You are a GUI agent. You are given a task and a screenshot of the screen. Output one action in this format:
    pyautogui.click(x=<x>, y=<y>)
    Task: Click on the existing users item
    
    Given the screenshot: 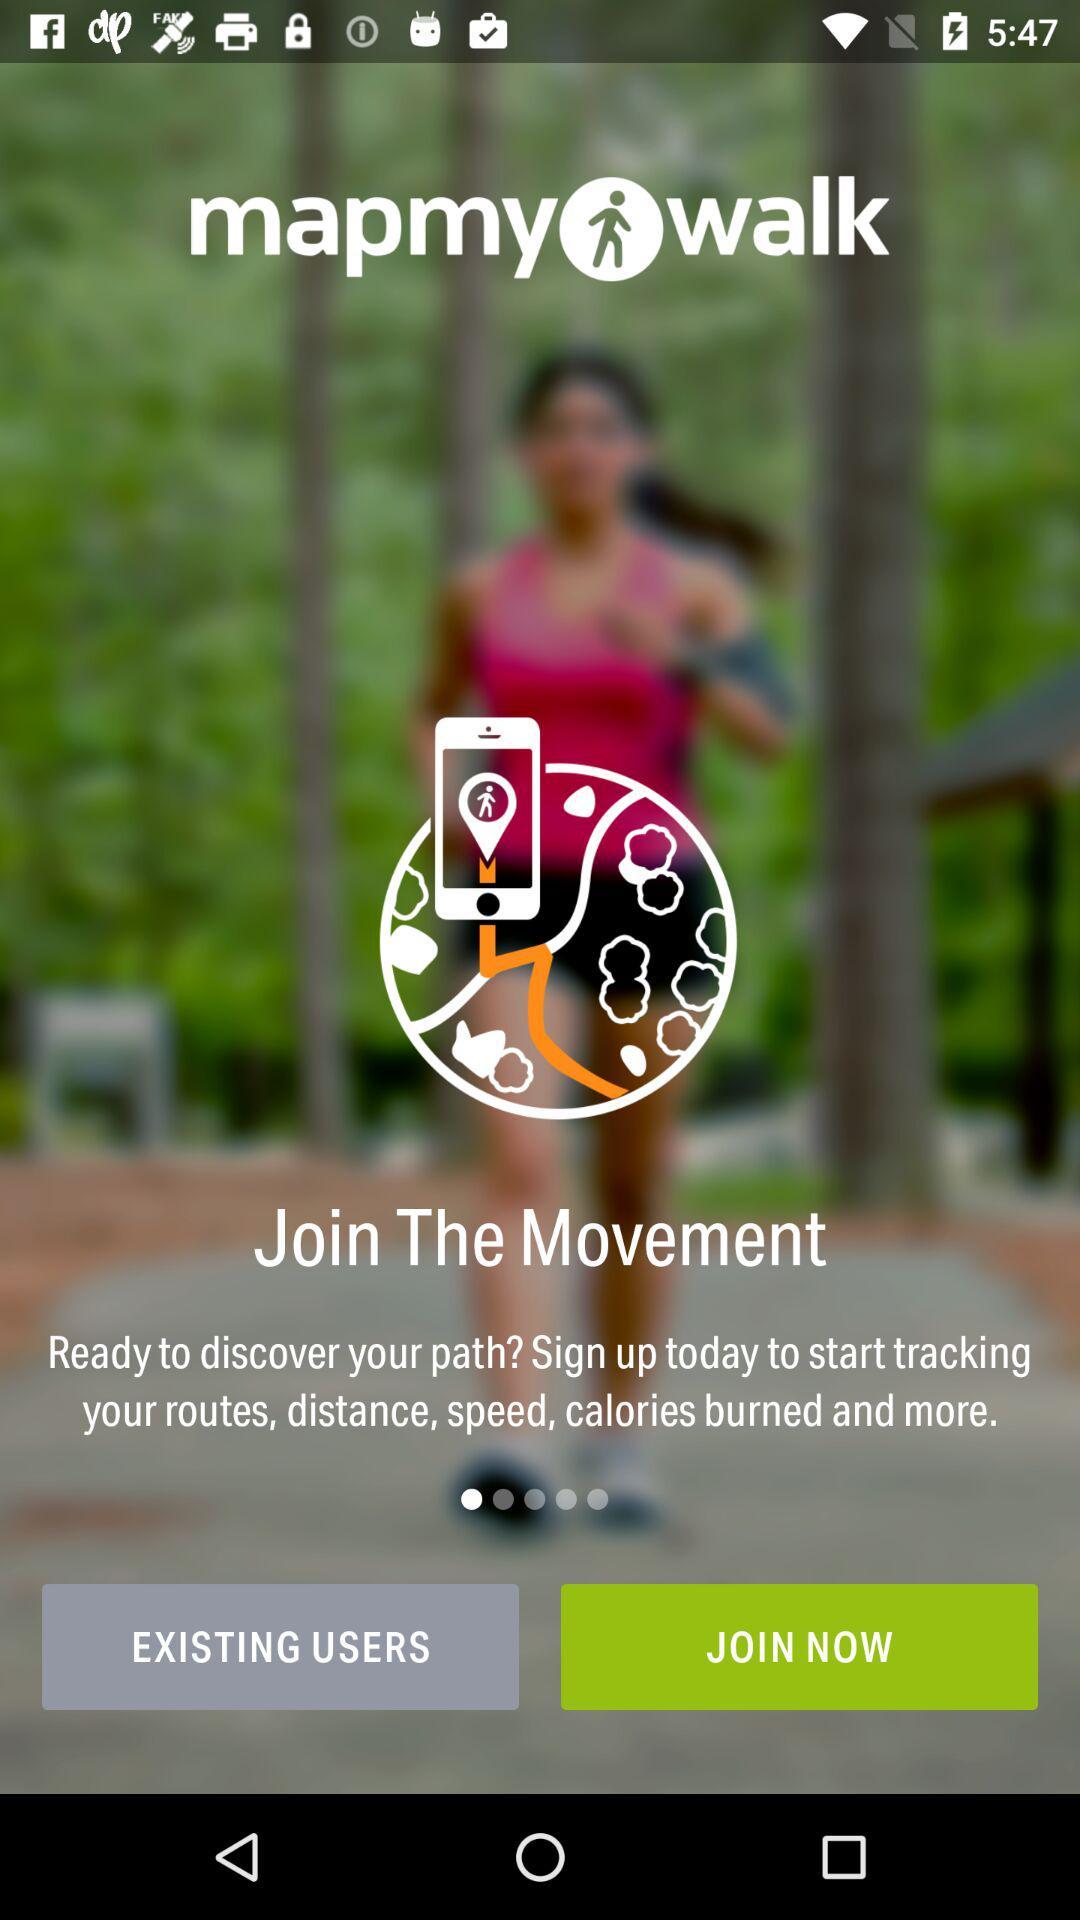 What is the action you would take?
    pyautogui.click(x=280, y=1646)
    